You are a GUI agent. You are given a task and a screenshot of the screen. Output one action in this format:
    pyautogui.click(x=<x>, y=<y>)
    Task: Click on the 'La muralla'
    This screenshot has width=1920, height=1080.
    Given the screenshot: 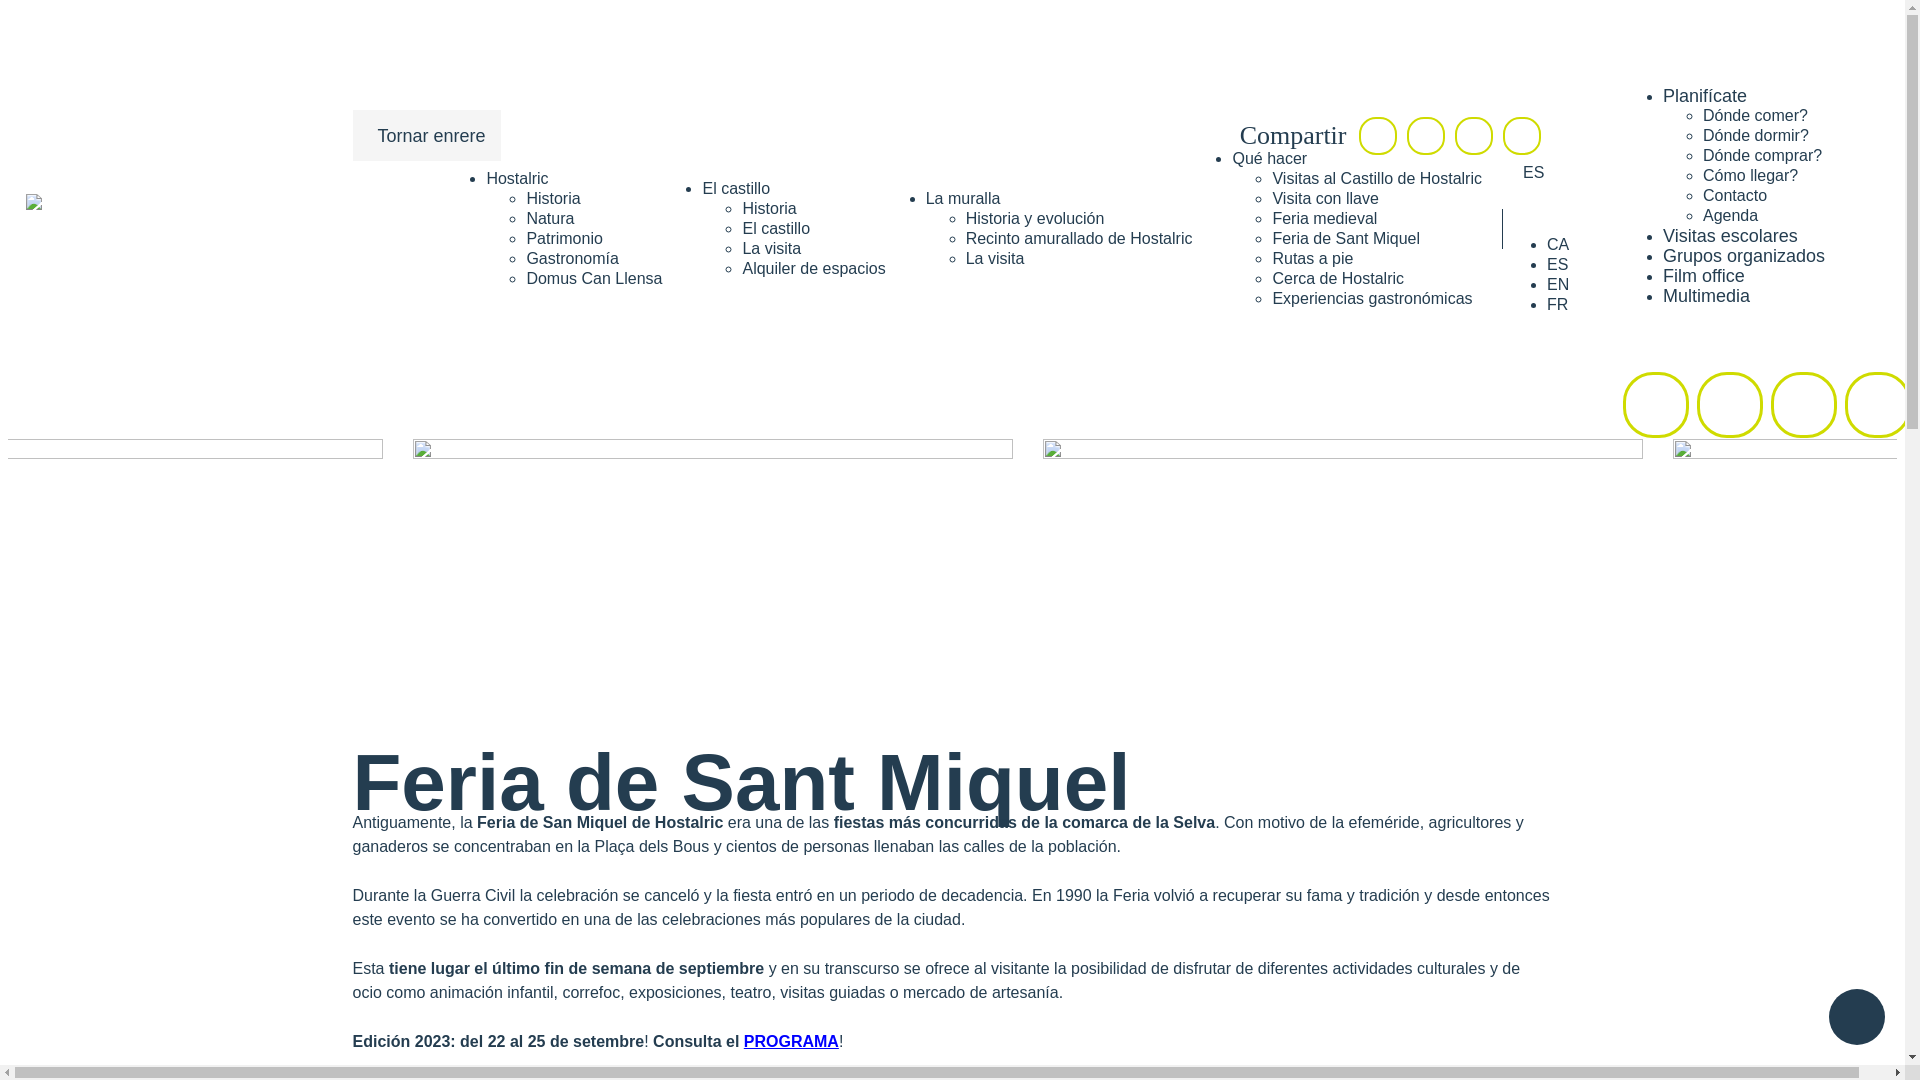 What is the action you would take?
    pyautogui.click(x=963, y=198)
    